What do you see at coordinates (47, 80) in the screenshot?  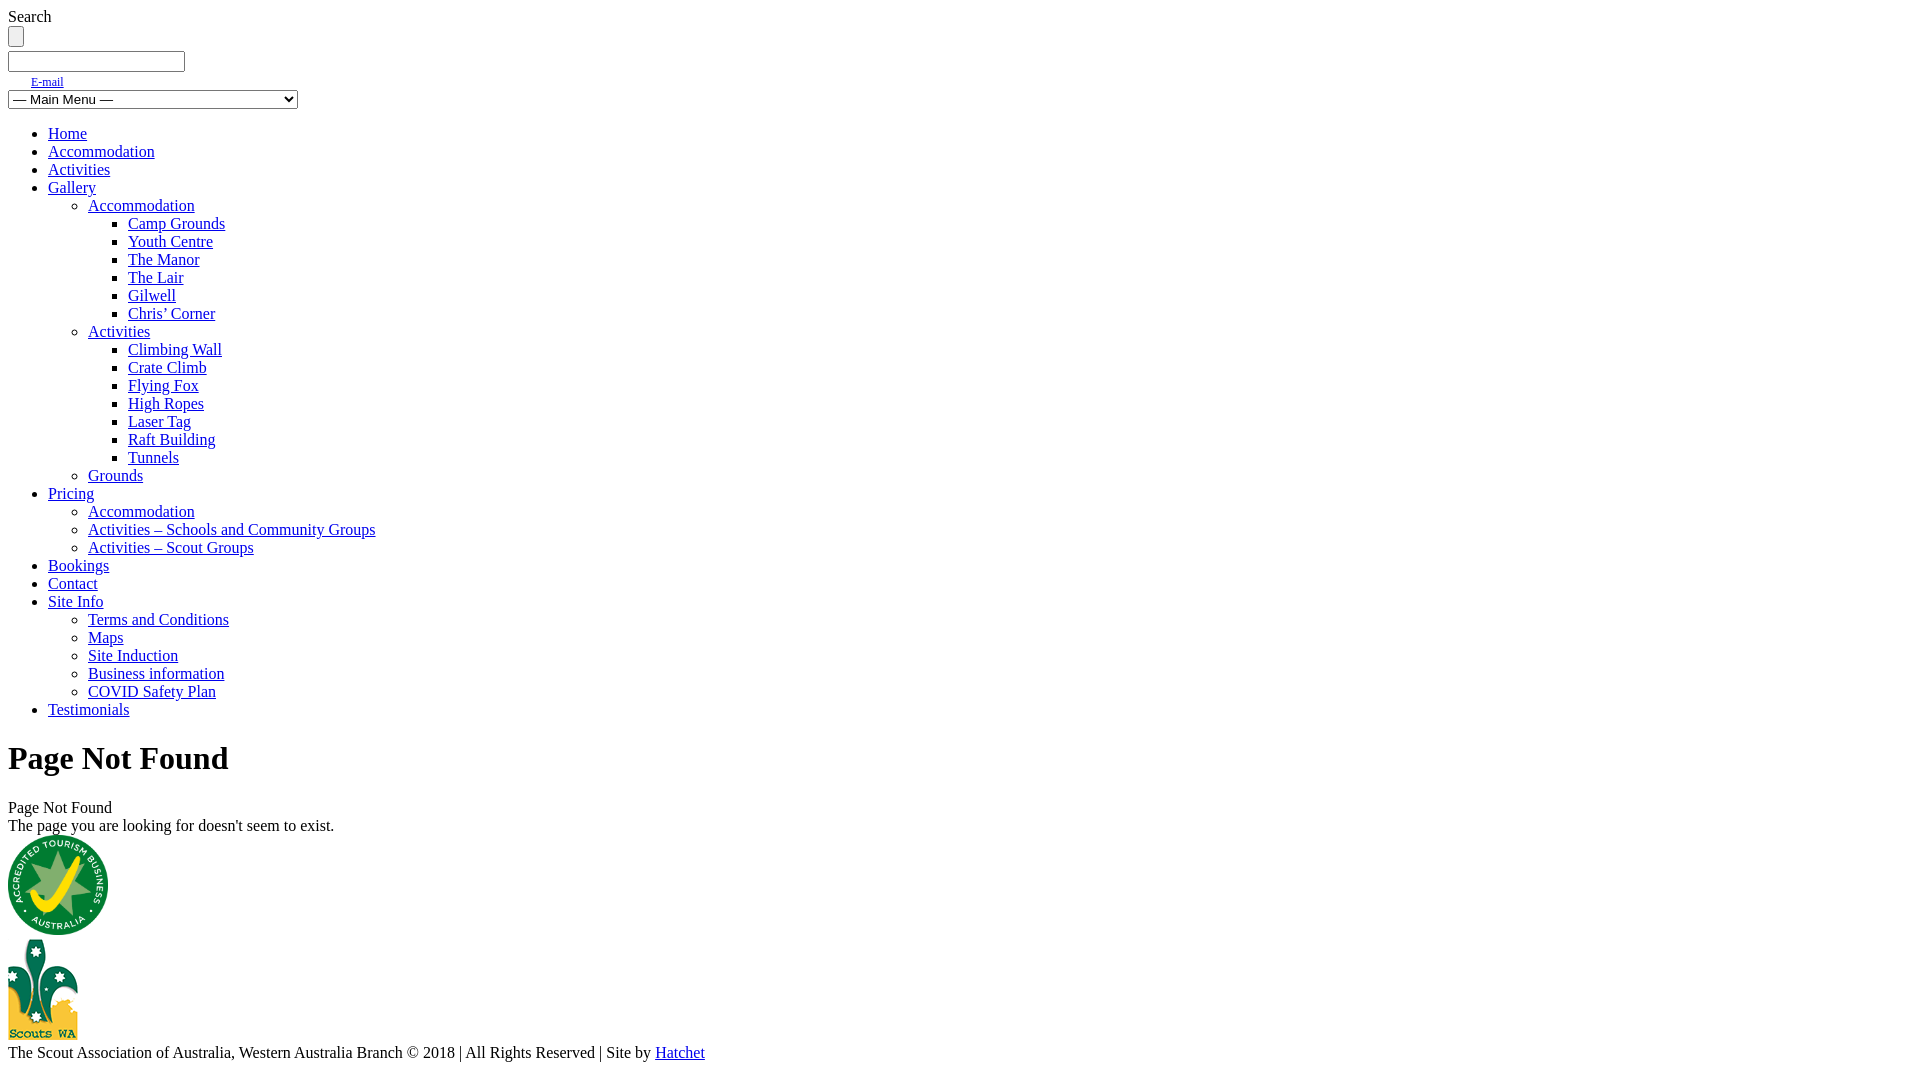 I see `'E-mail'` at bounding box center [47, 80].